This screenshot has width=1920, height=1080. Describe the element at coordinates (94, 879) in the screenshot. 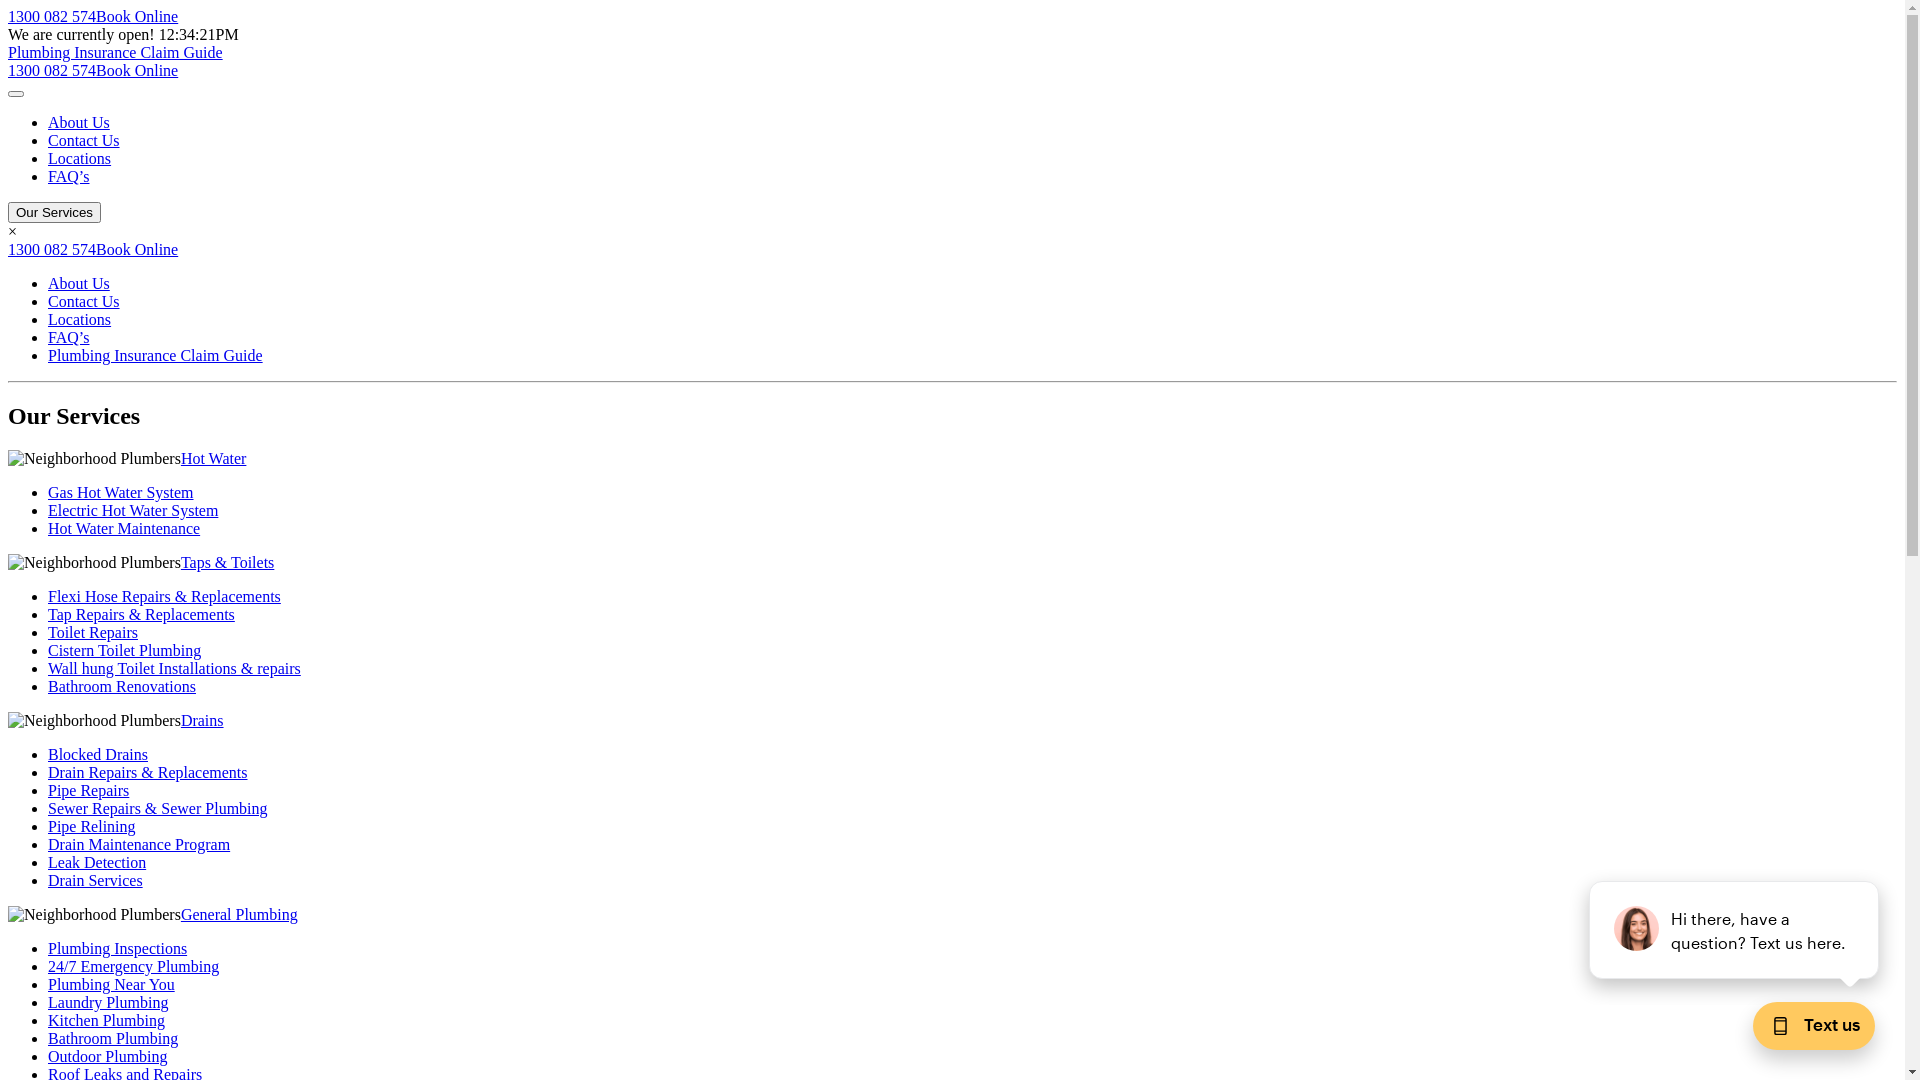

I see `'Drain Services'` at that location.